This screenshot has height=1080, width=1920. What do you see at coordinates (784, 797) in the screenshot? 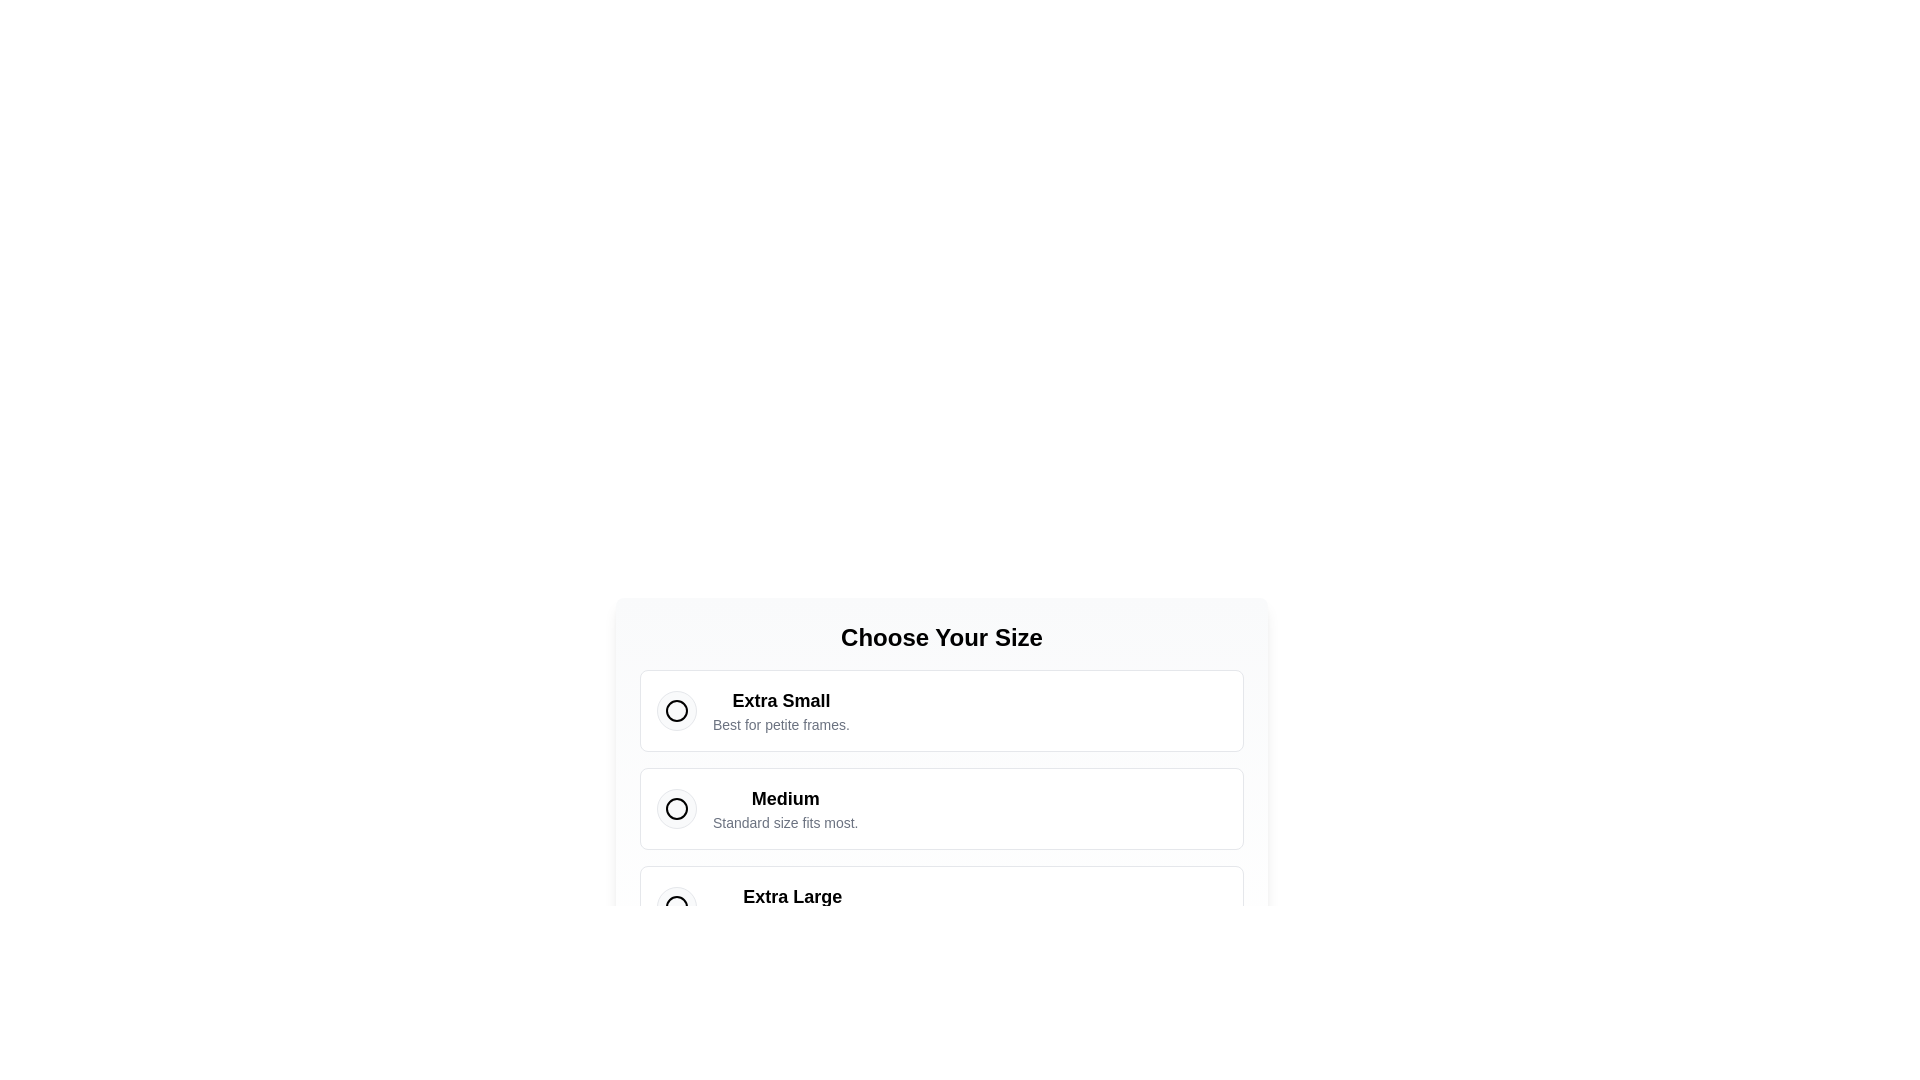
I see `text label displaying 'Medium' in bold type, which is positioned centrally within the size options list` at bounding box center [784, 797].